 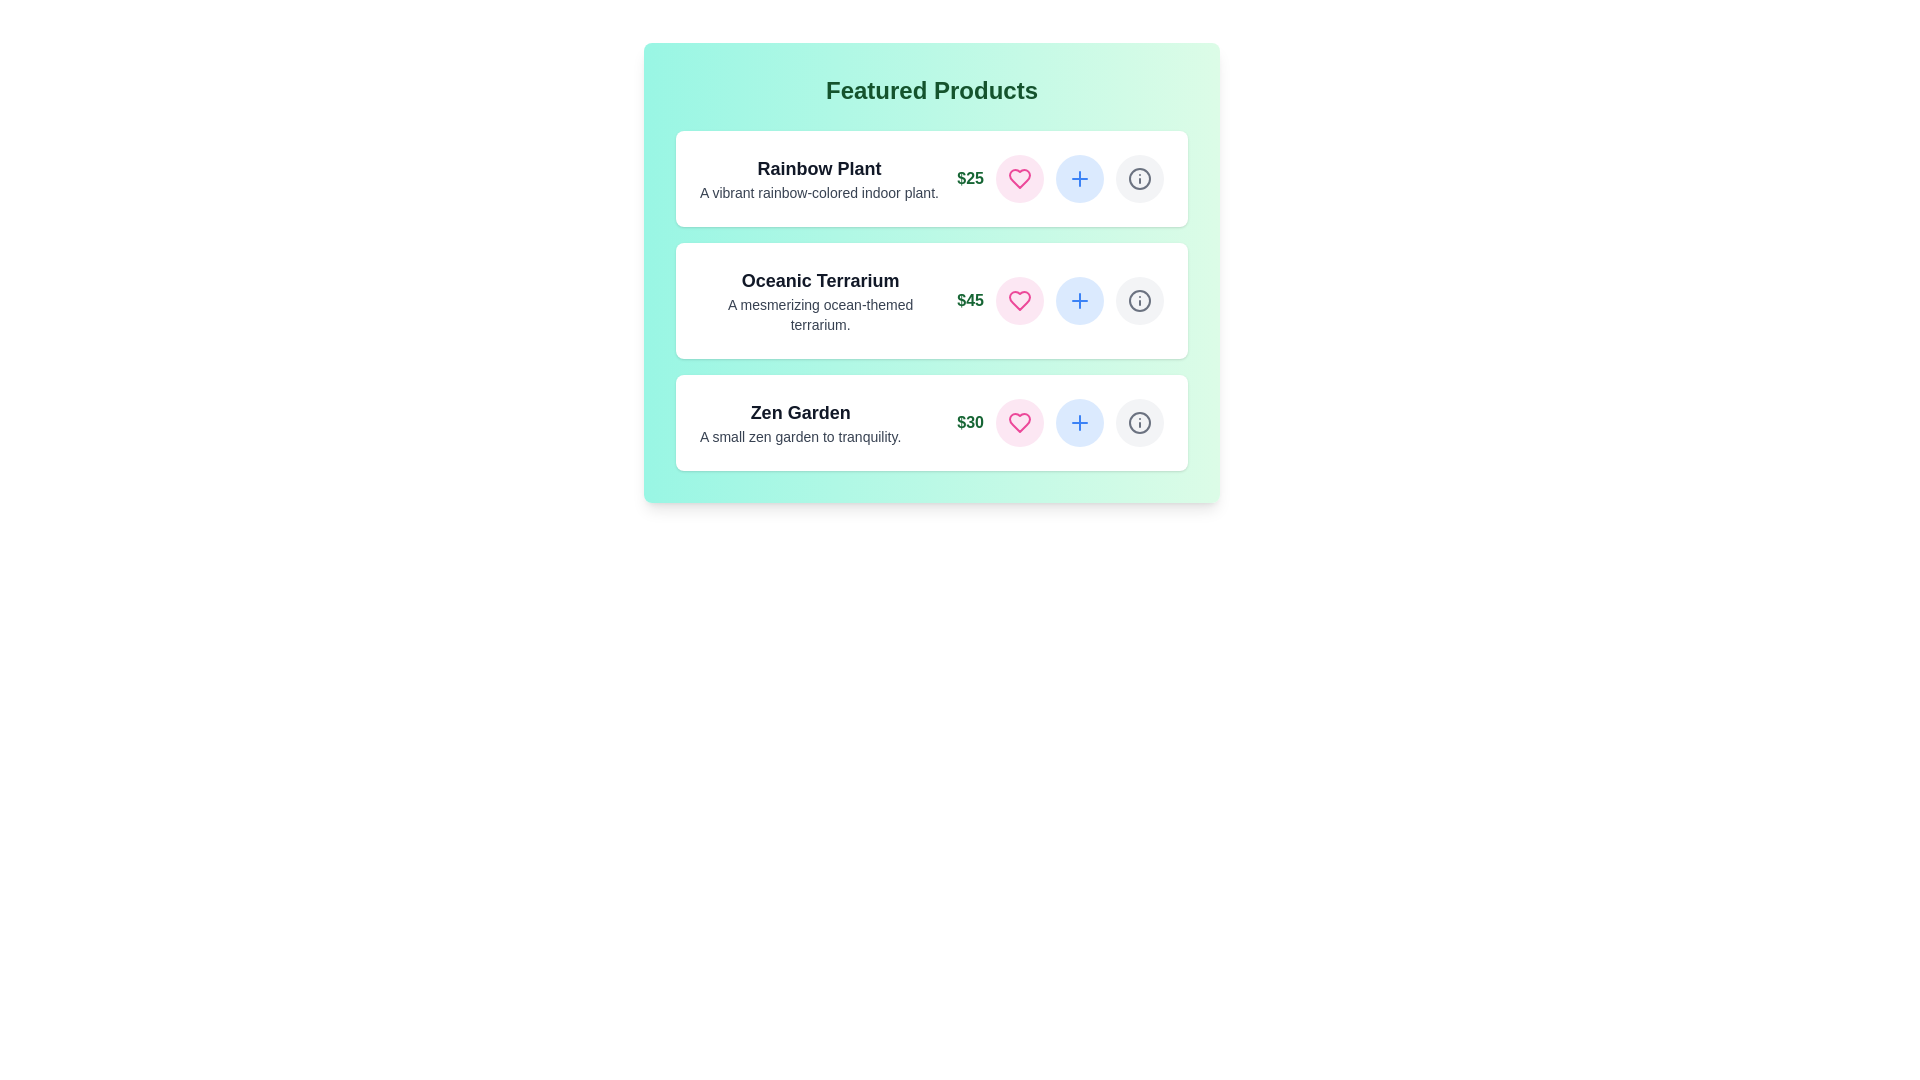 What do you see at coordinates (969, 177) in the screenshot?
I see `the price of the product to inspect it visually` at bounding box center [969, 177].